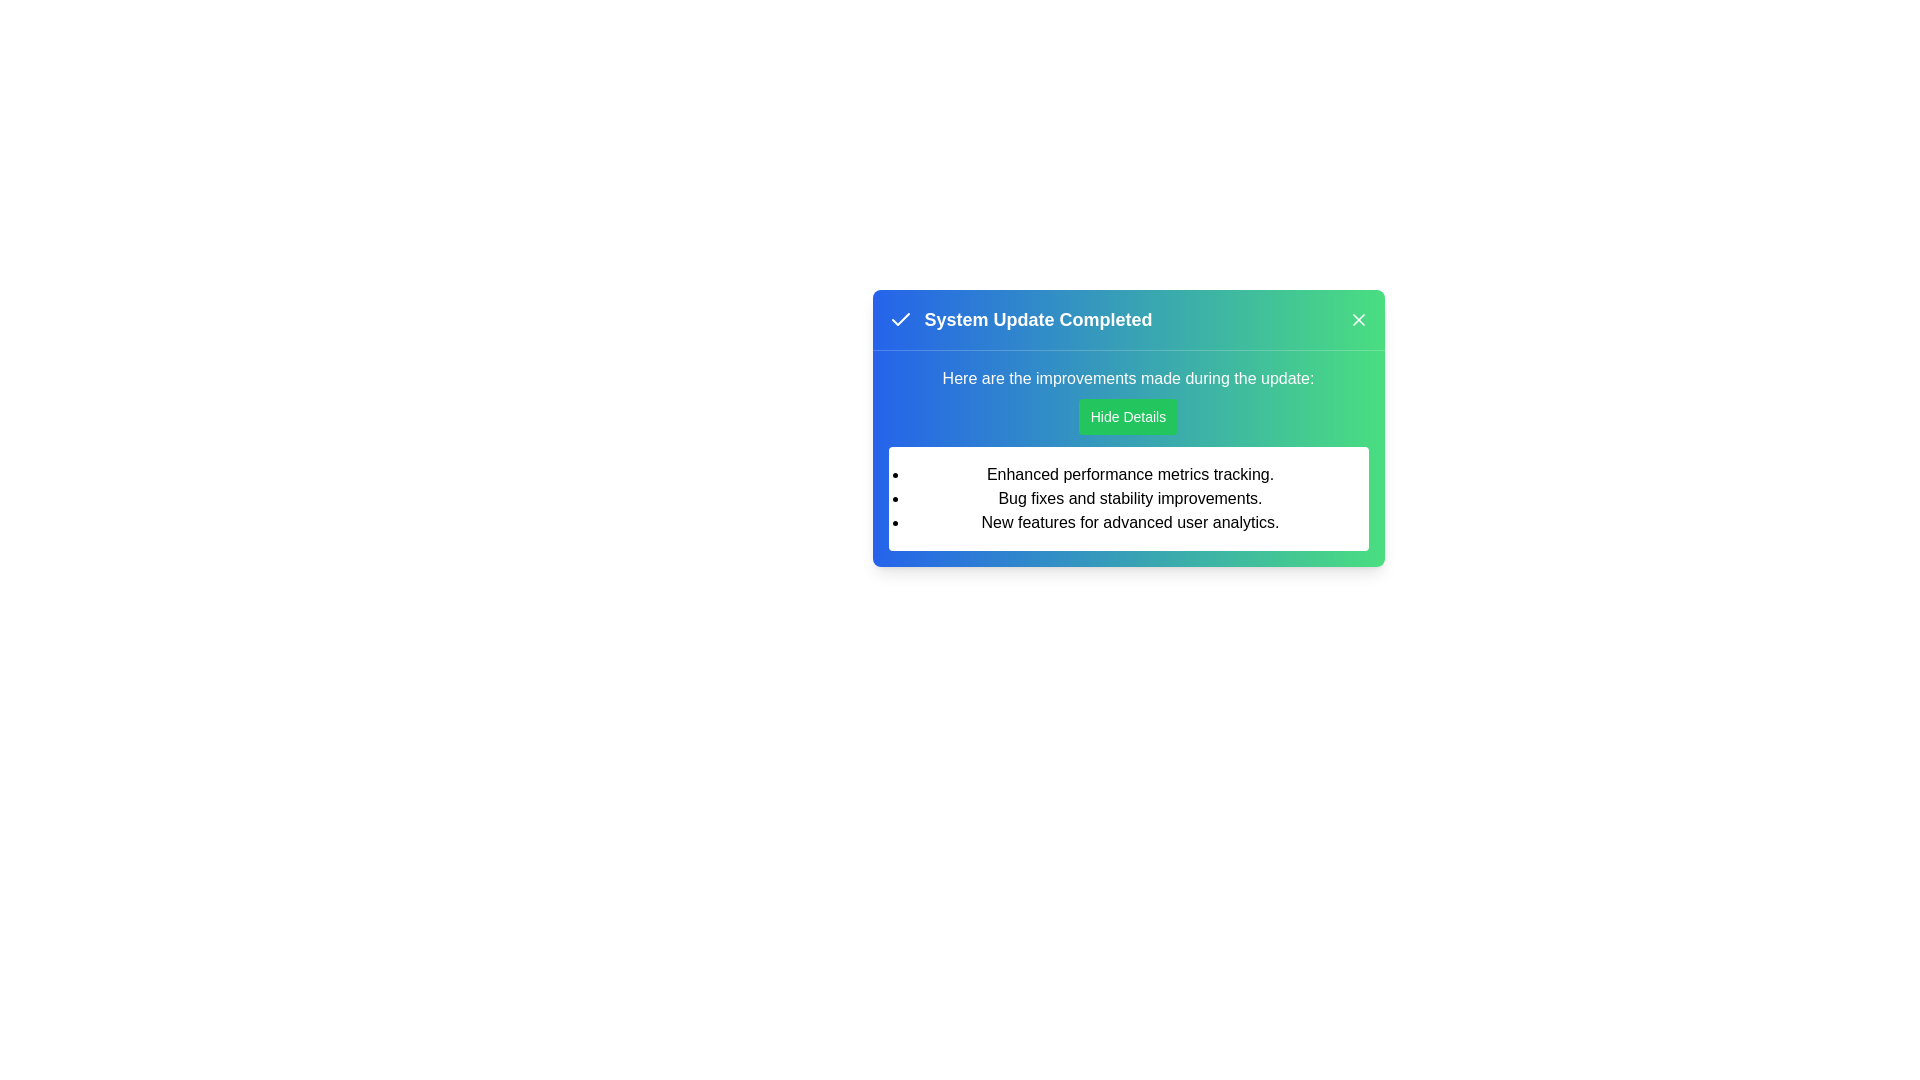 Image resolution: width=1920 pixels, height=1080 pixels. I want to click on the close button to dismiss the notification, so click(1358, 319).